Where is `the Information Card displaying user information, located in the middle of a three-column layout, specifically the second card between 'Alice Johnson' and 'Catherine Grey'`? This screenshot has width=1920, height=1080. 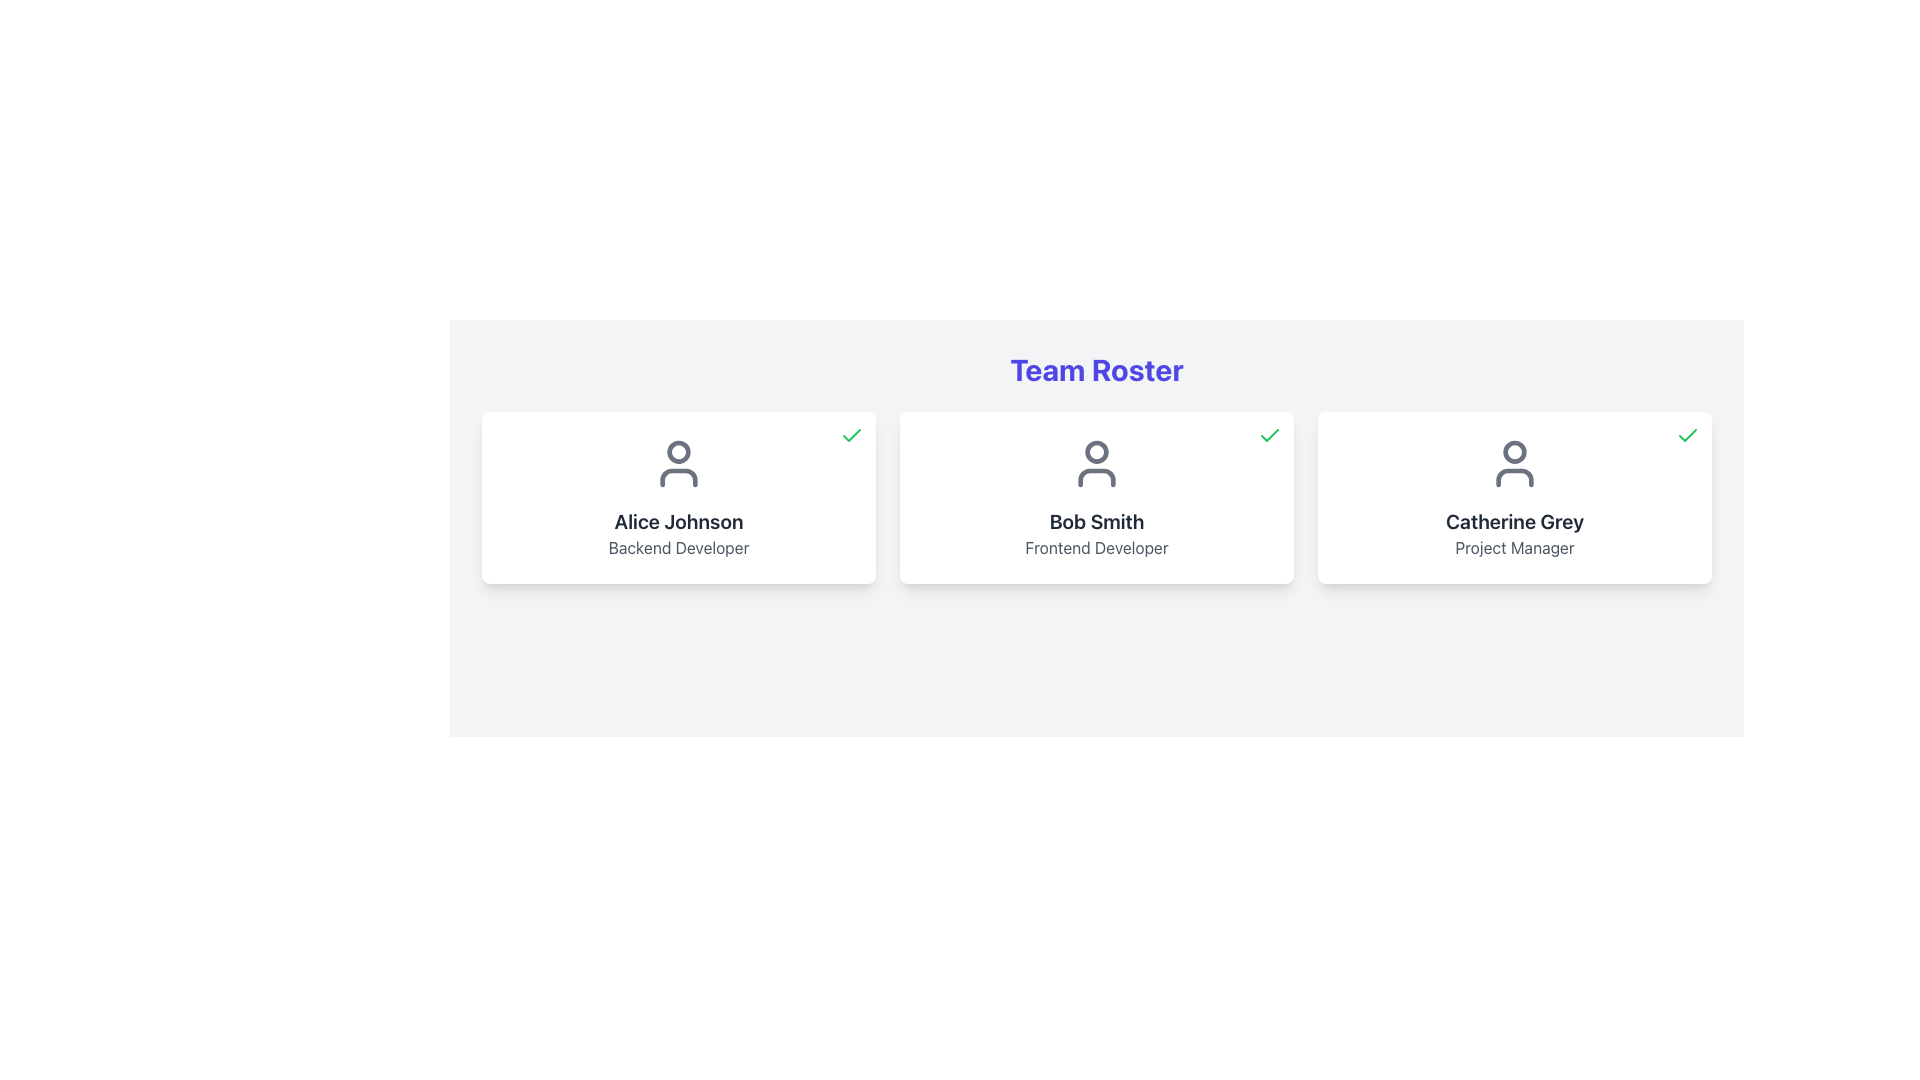
the Information Card displaying user information, located in the middle of a three-column layout, specifically the second card between 'Alice Johnson' and 'Catherine Grey' is located at coordinates (1096, 496).